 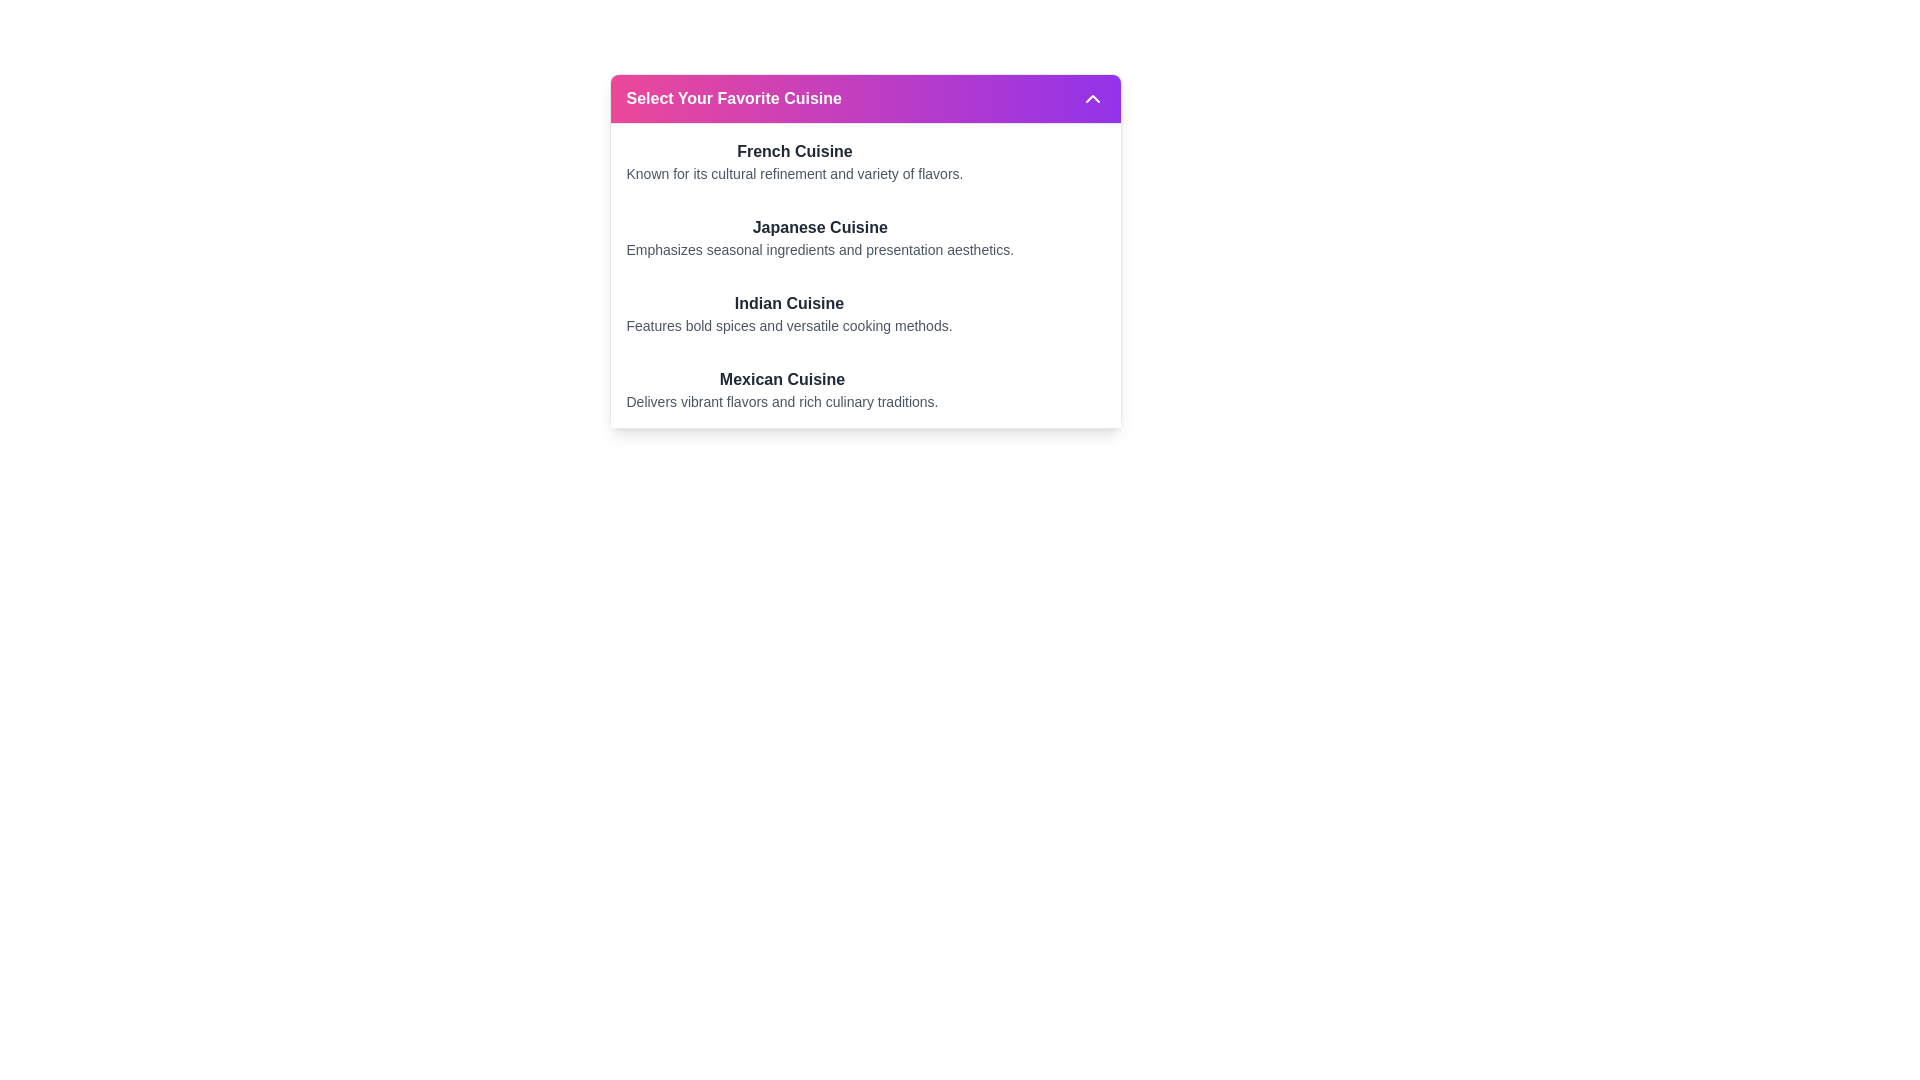 I want to click on the text block that provides information about Indian cuisine, which is the third item in the vertical list under 'Select Your Favorite Cuisine', so click(x=788, y=313).